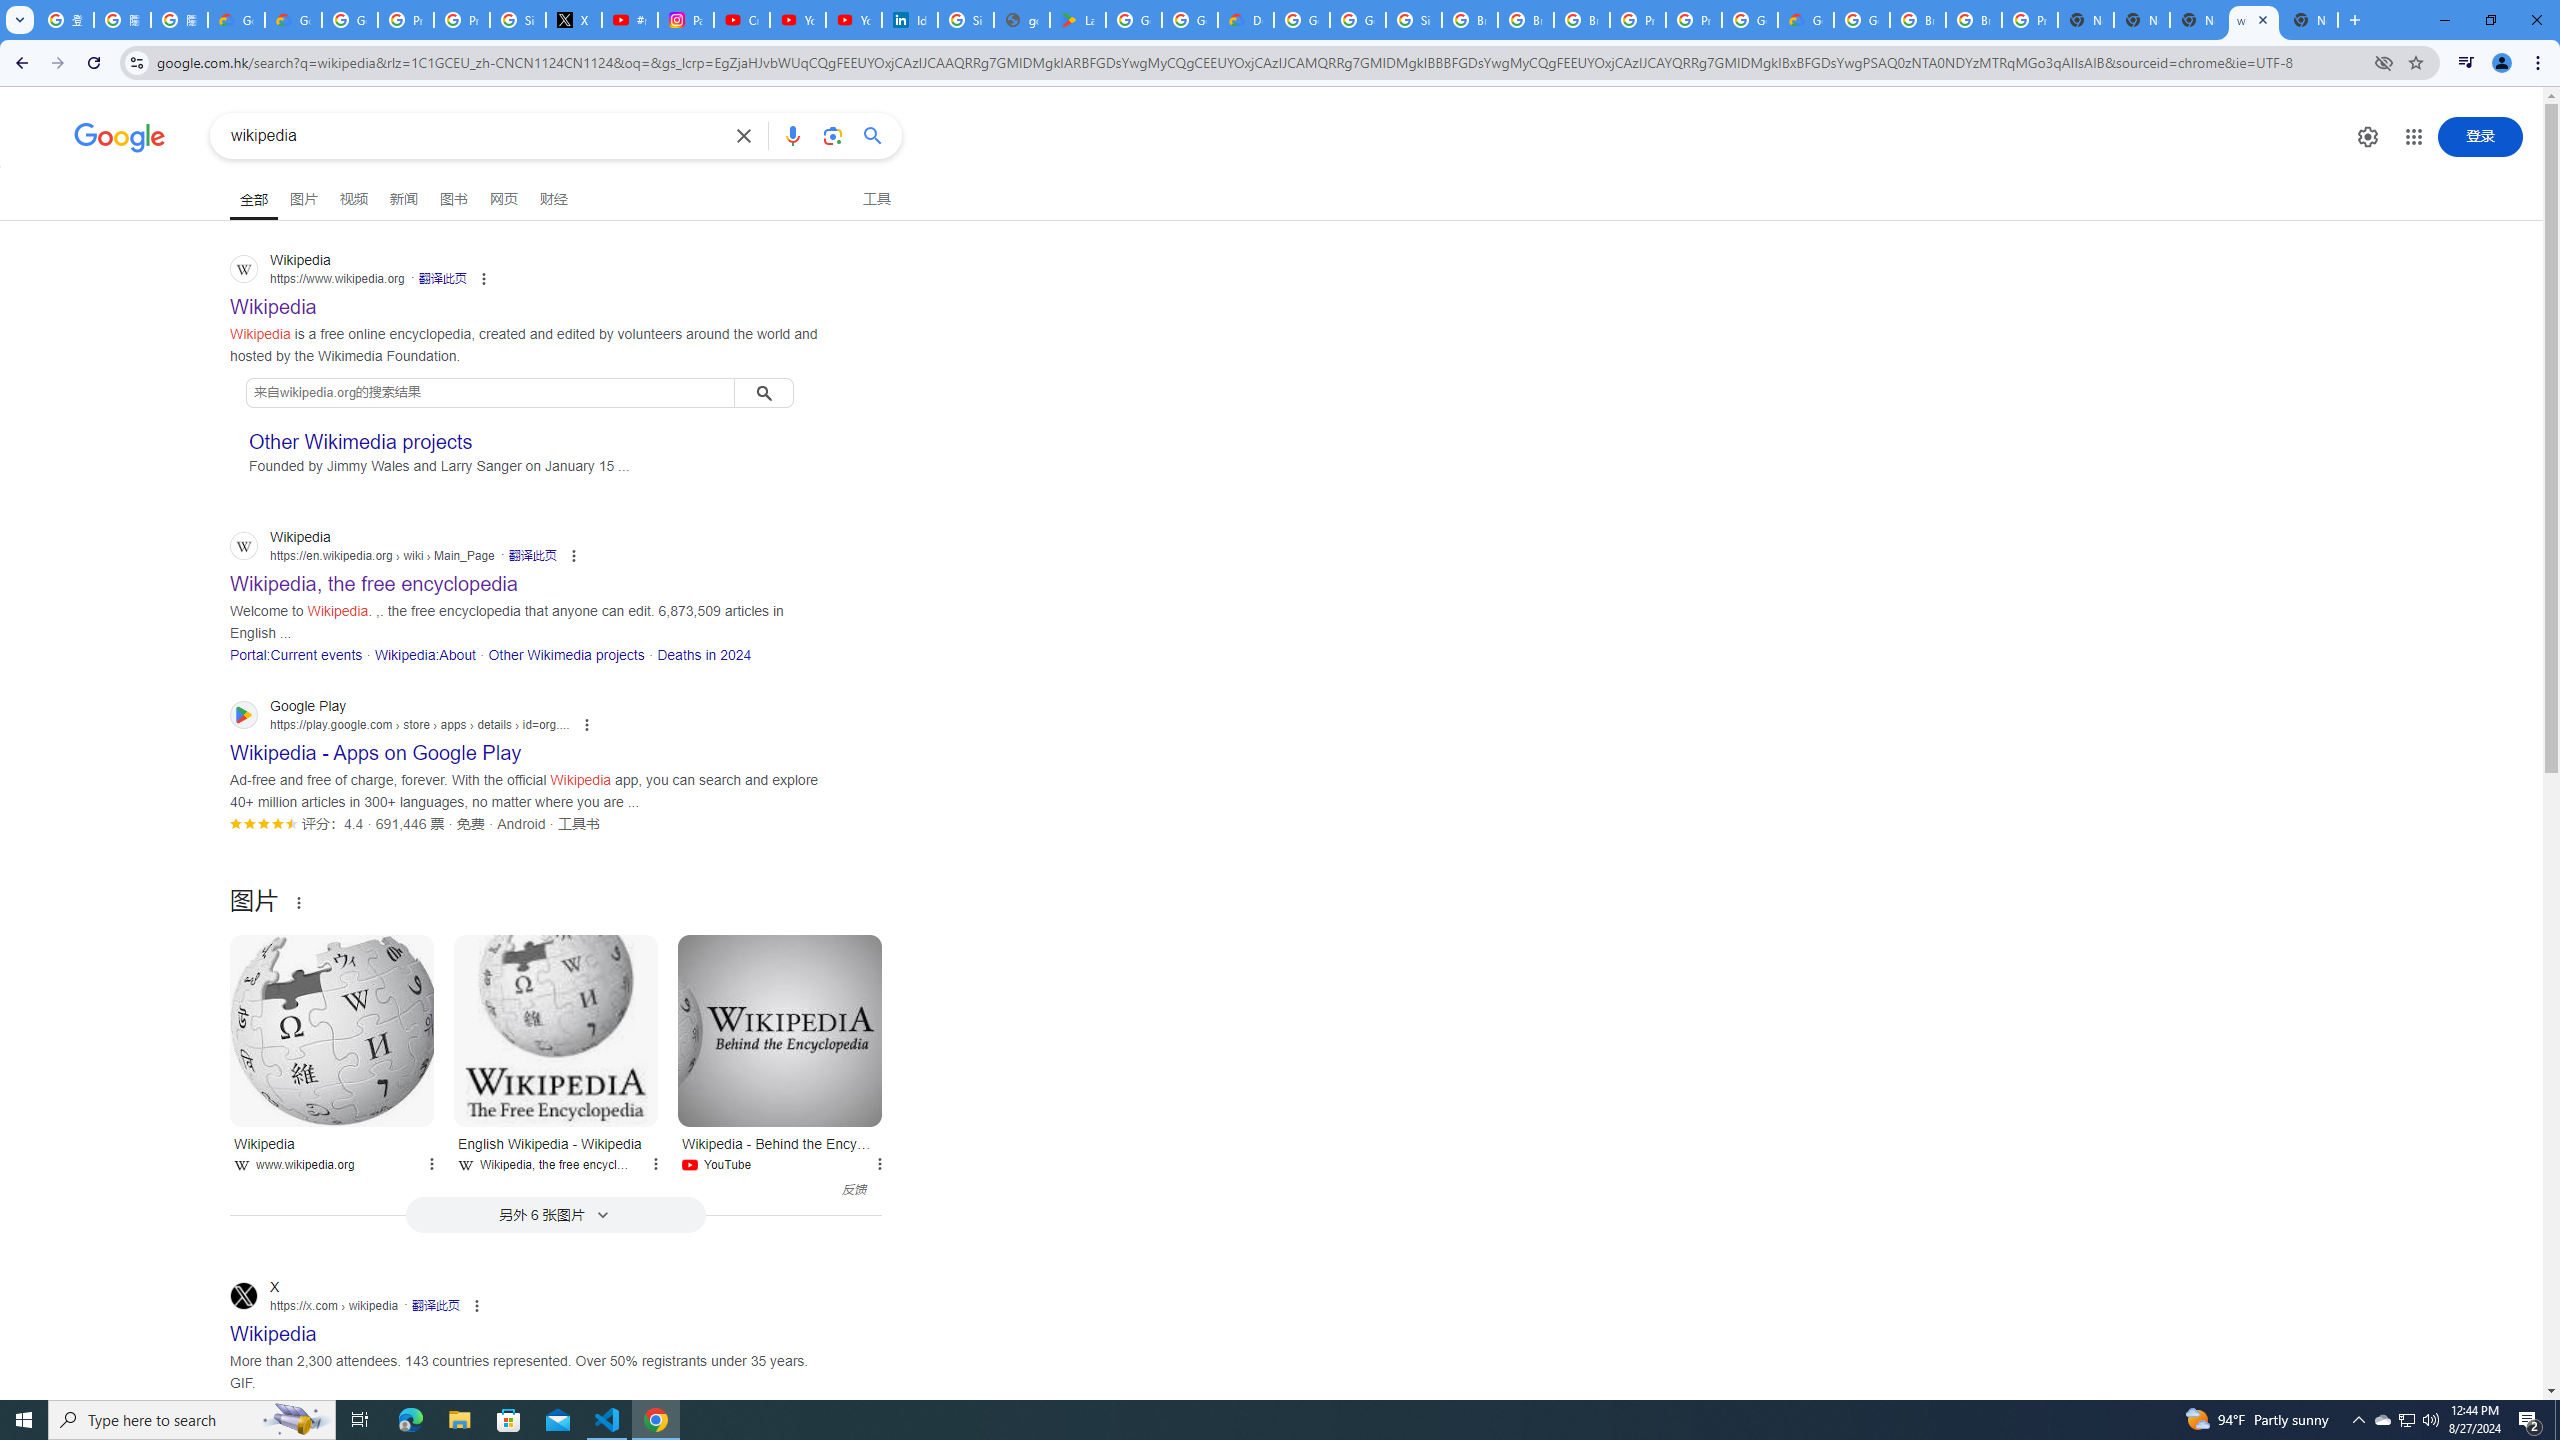 Image resolution: width=2560 pixels, height=1440 pixels. Describe the element at coordinates (423, 654) in the screenshot. I see `'Wikipedia:About'` at that location.